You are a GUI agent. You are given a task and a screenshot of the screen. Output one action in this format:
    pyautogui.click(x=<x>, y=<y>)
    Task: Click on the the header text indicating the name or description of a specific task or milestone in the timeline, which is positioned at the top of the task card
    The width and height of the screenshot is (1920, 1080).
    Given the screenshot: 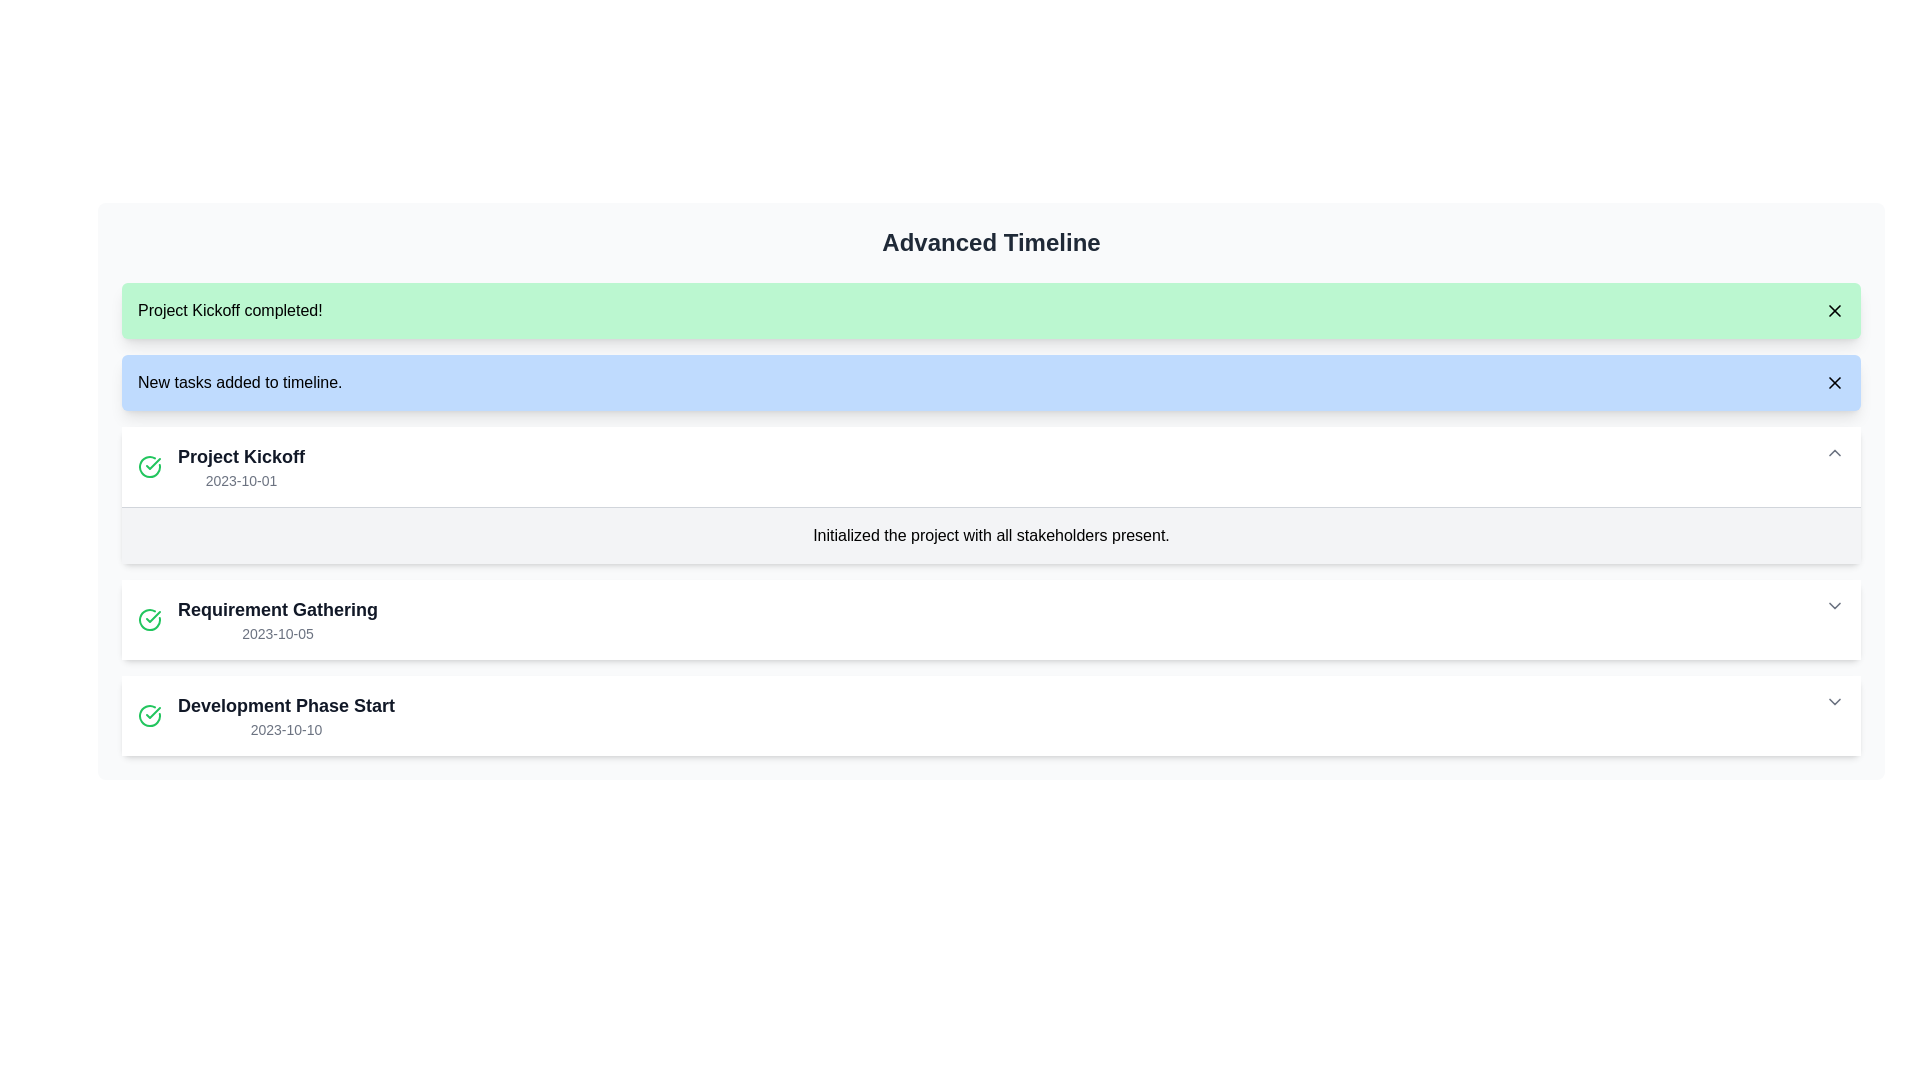 What is the action you would take?
    pyautogui.click(x=240, y=456)
    